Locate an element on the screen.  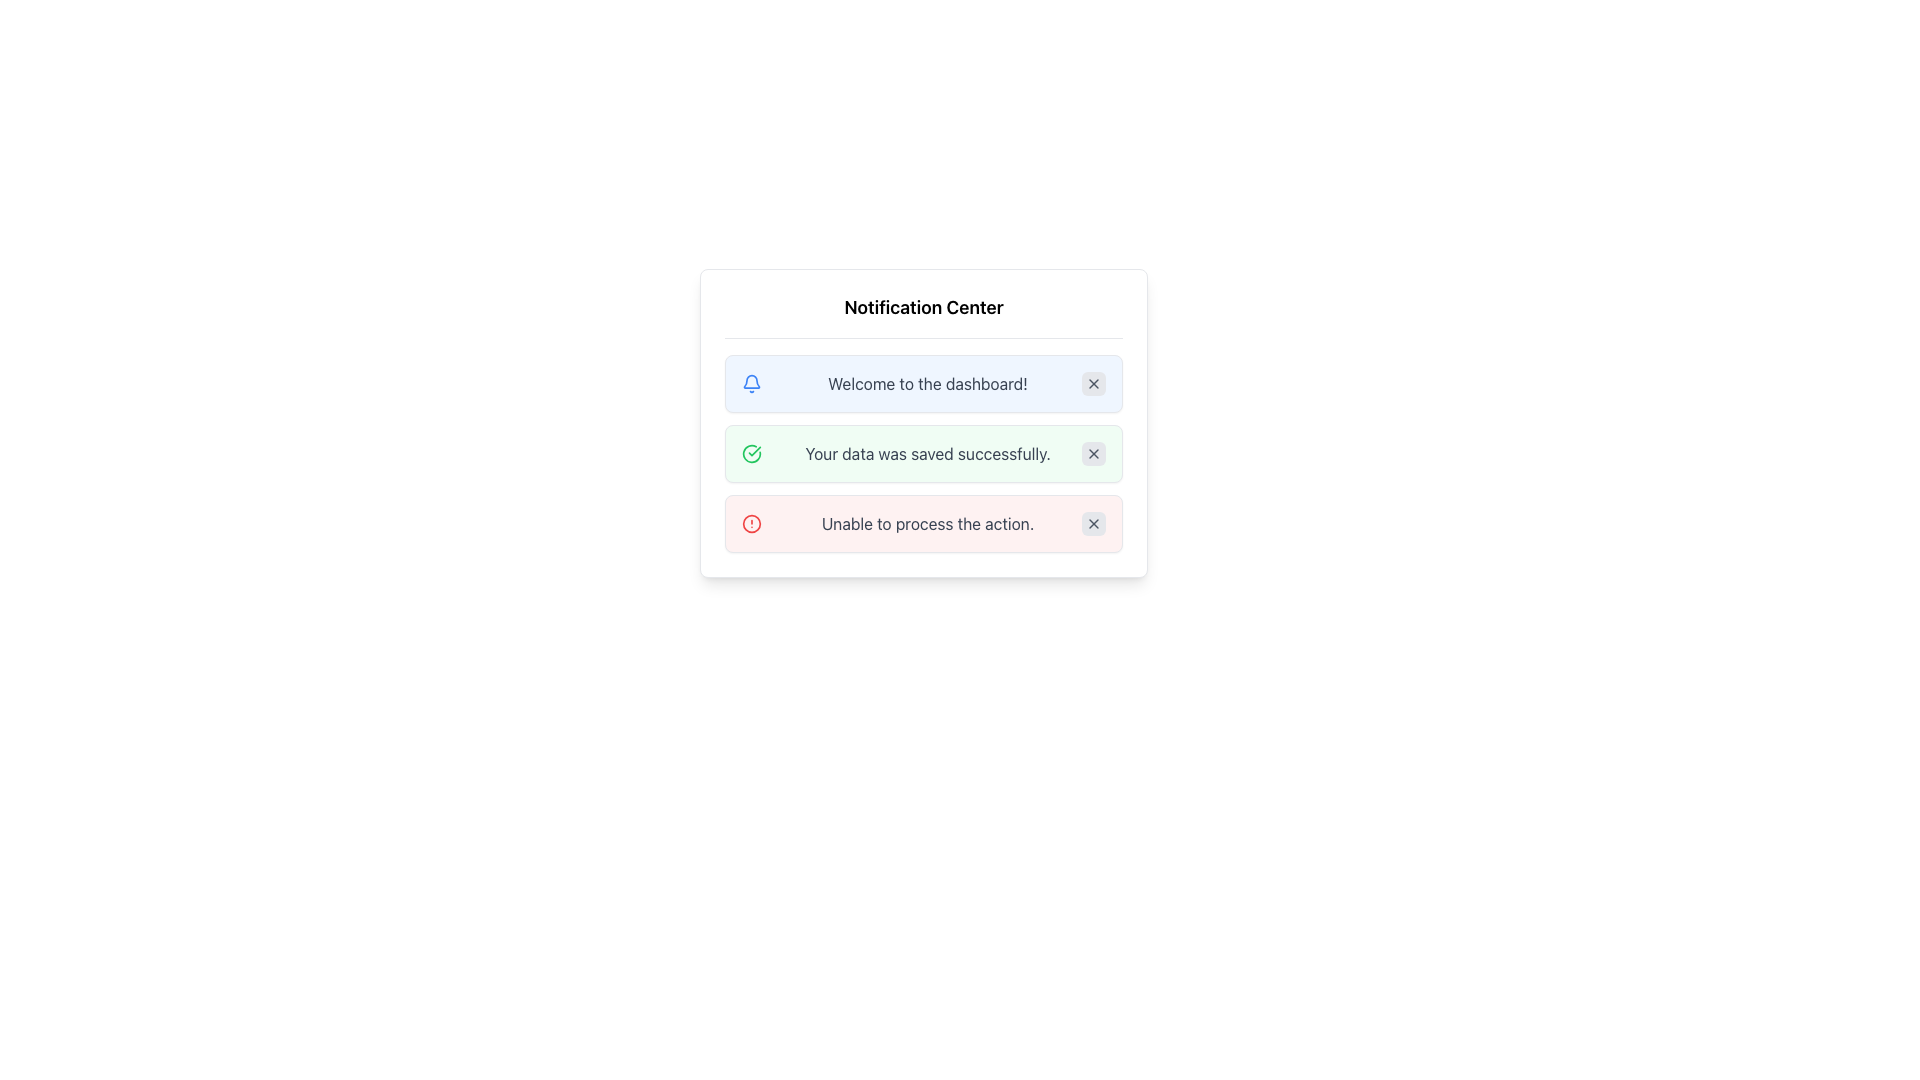
the close button located at the top-right corner of the notification with the blue background that says 'Welcome to the dashboard!' is located at coordinates (1093, 384).